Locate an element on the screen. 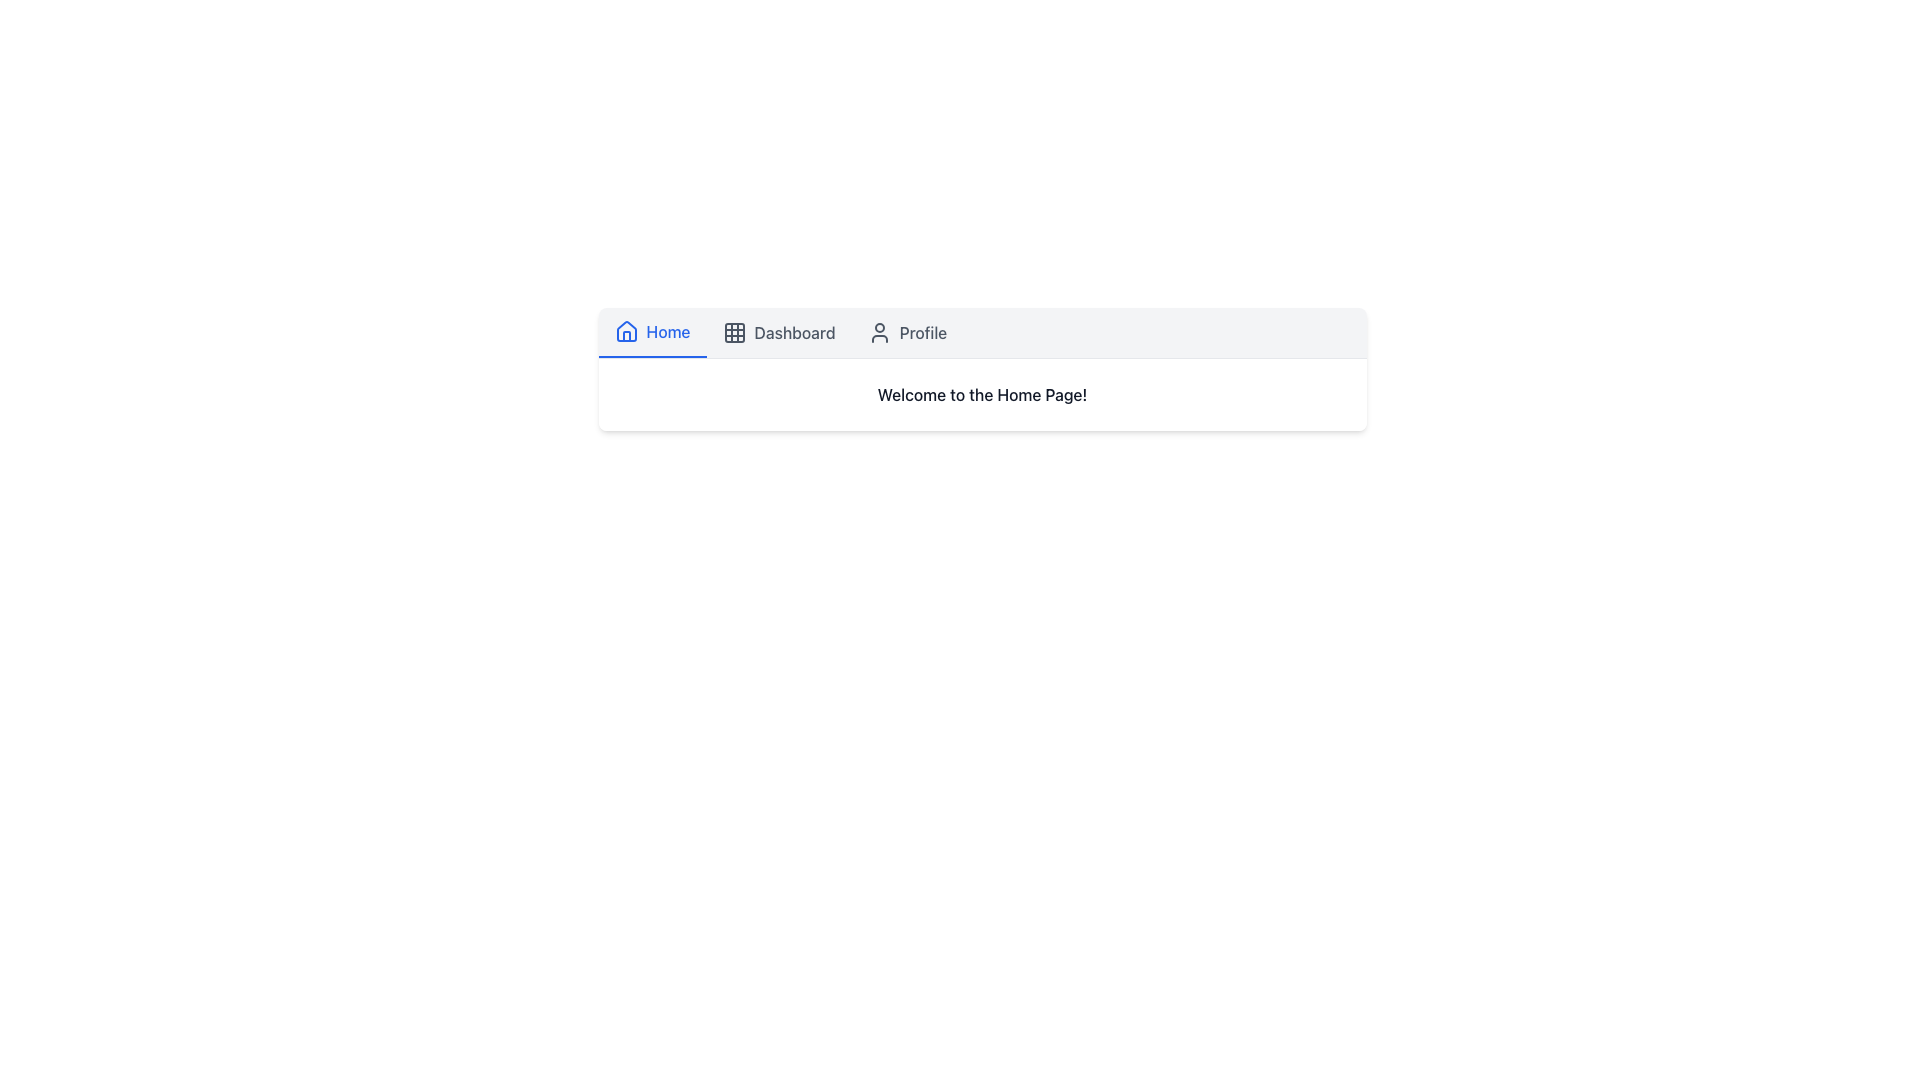 The width and height of the screenshot is (1920, 1080). the 'Home' SVG icon in the navigation bar is located at coordinates (625, 330).